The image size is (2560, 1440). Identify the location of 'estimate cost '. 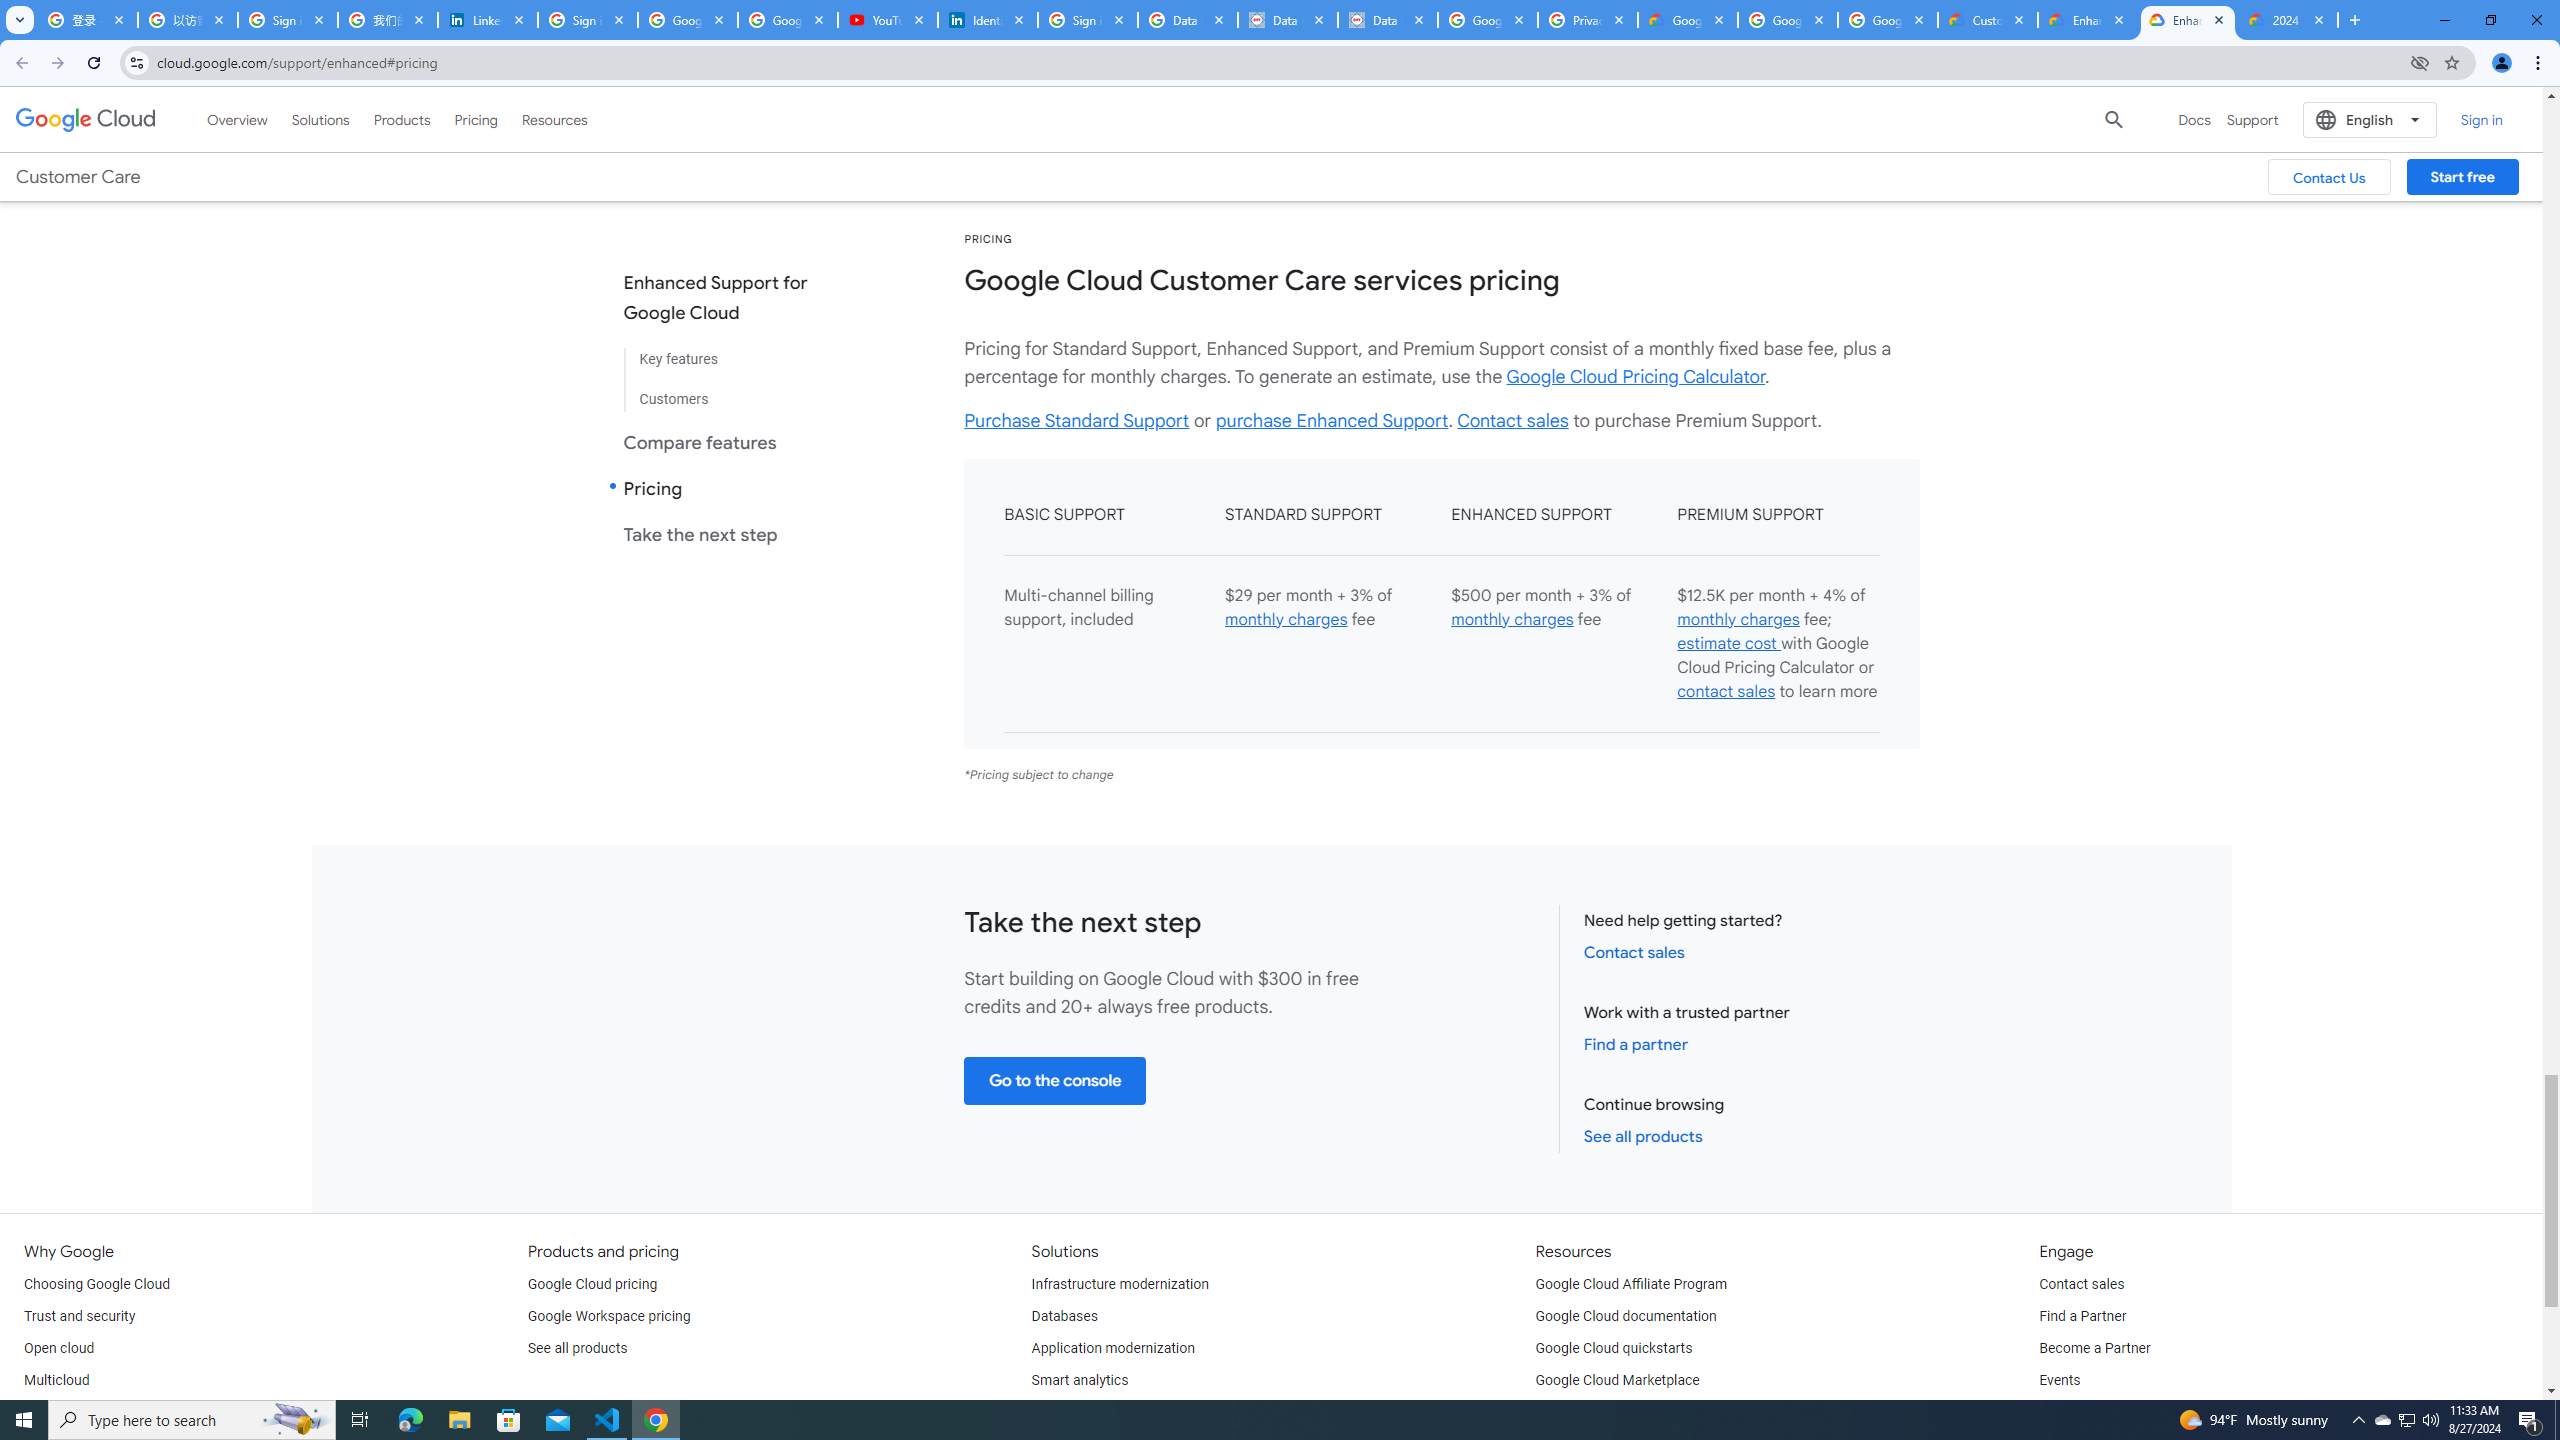
(1728, 643).